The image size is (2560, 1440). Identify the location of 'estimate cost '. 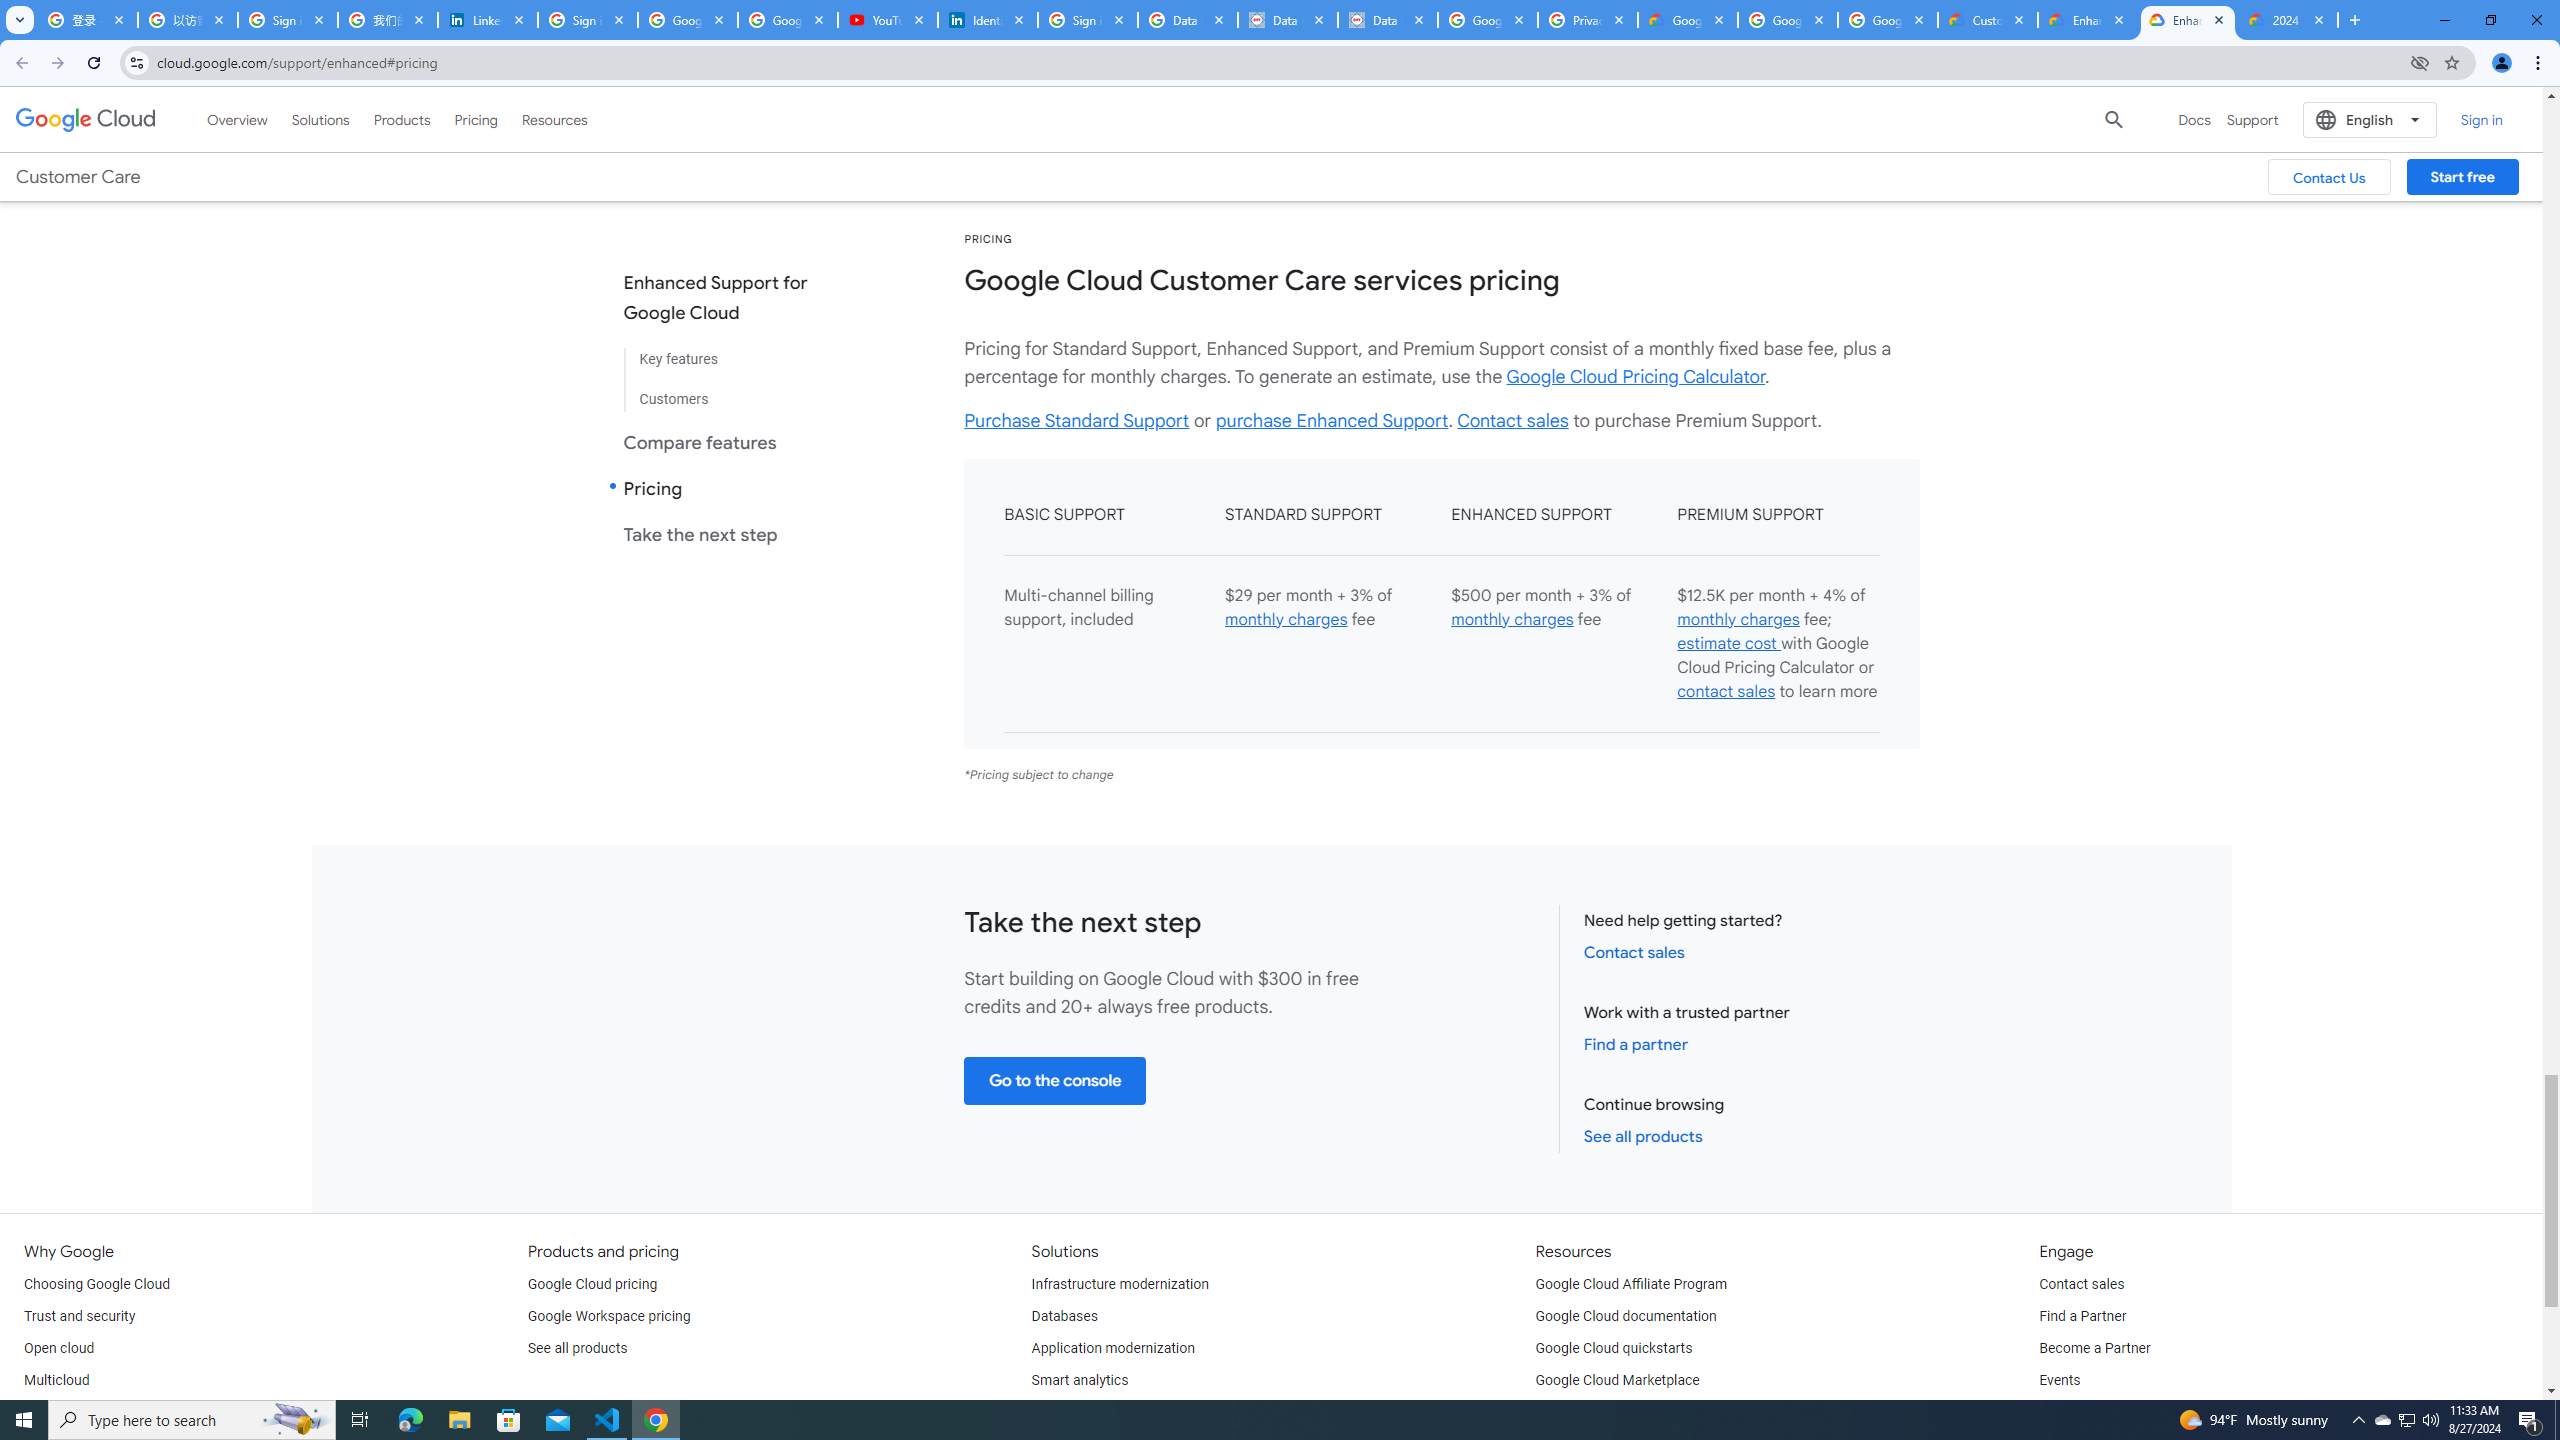
(1728, 643).